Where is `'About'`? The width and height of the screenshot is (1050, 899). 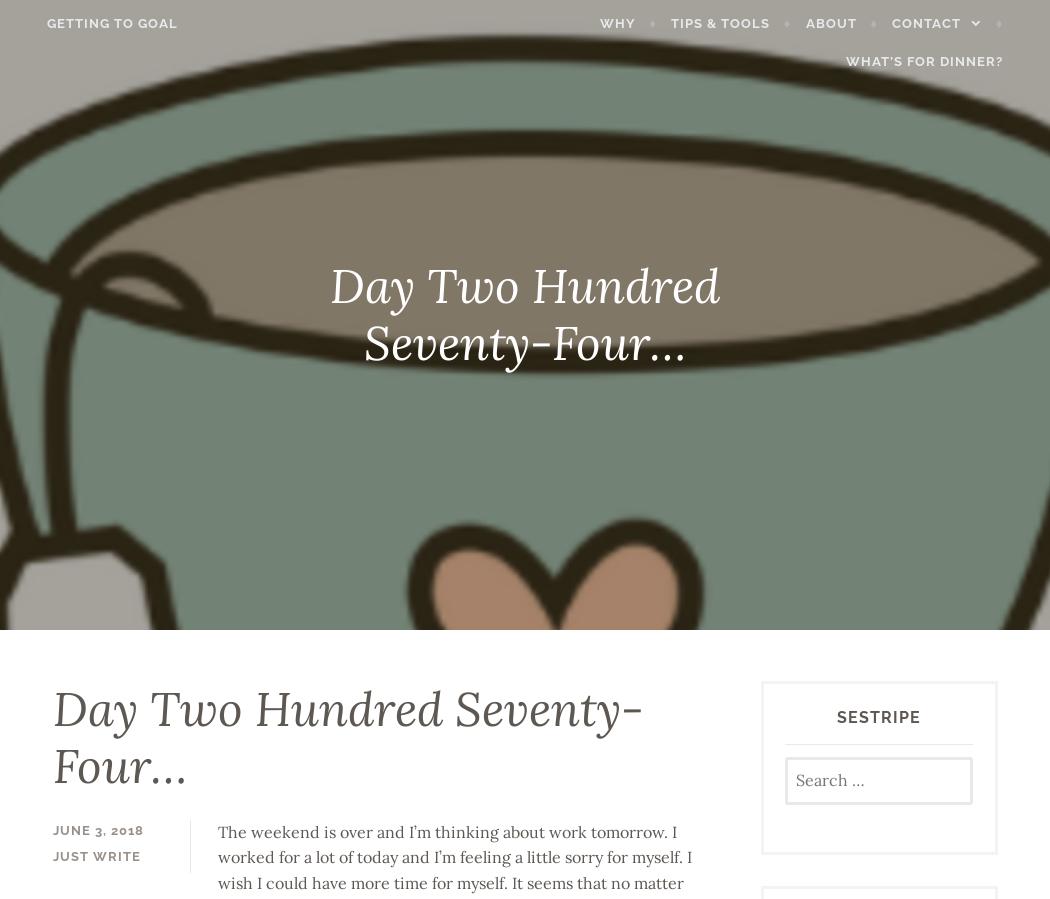
'About' is located at coordinates (851, 21).